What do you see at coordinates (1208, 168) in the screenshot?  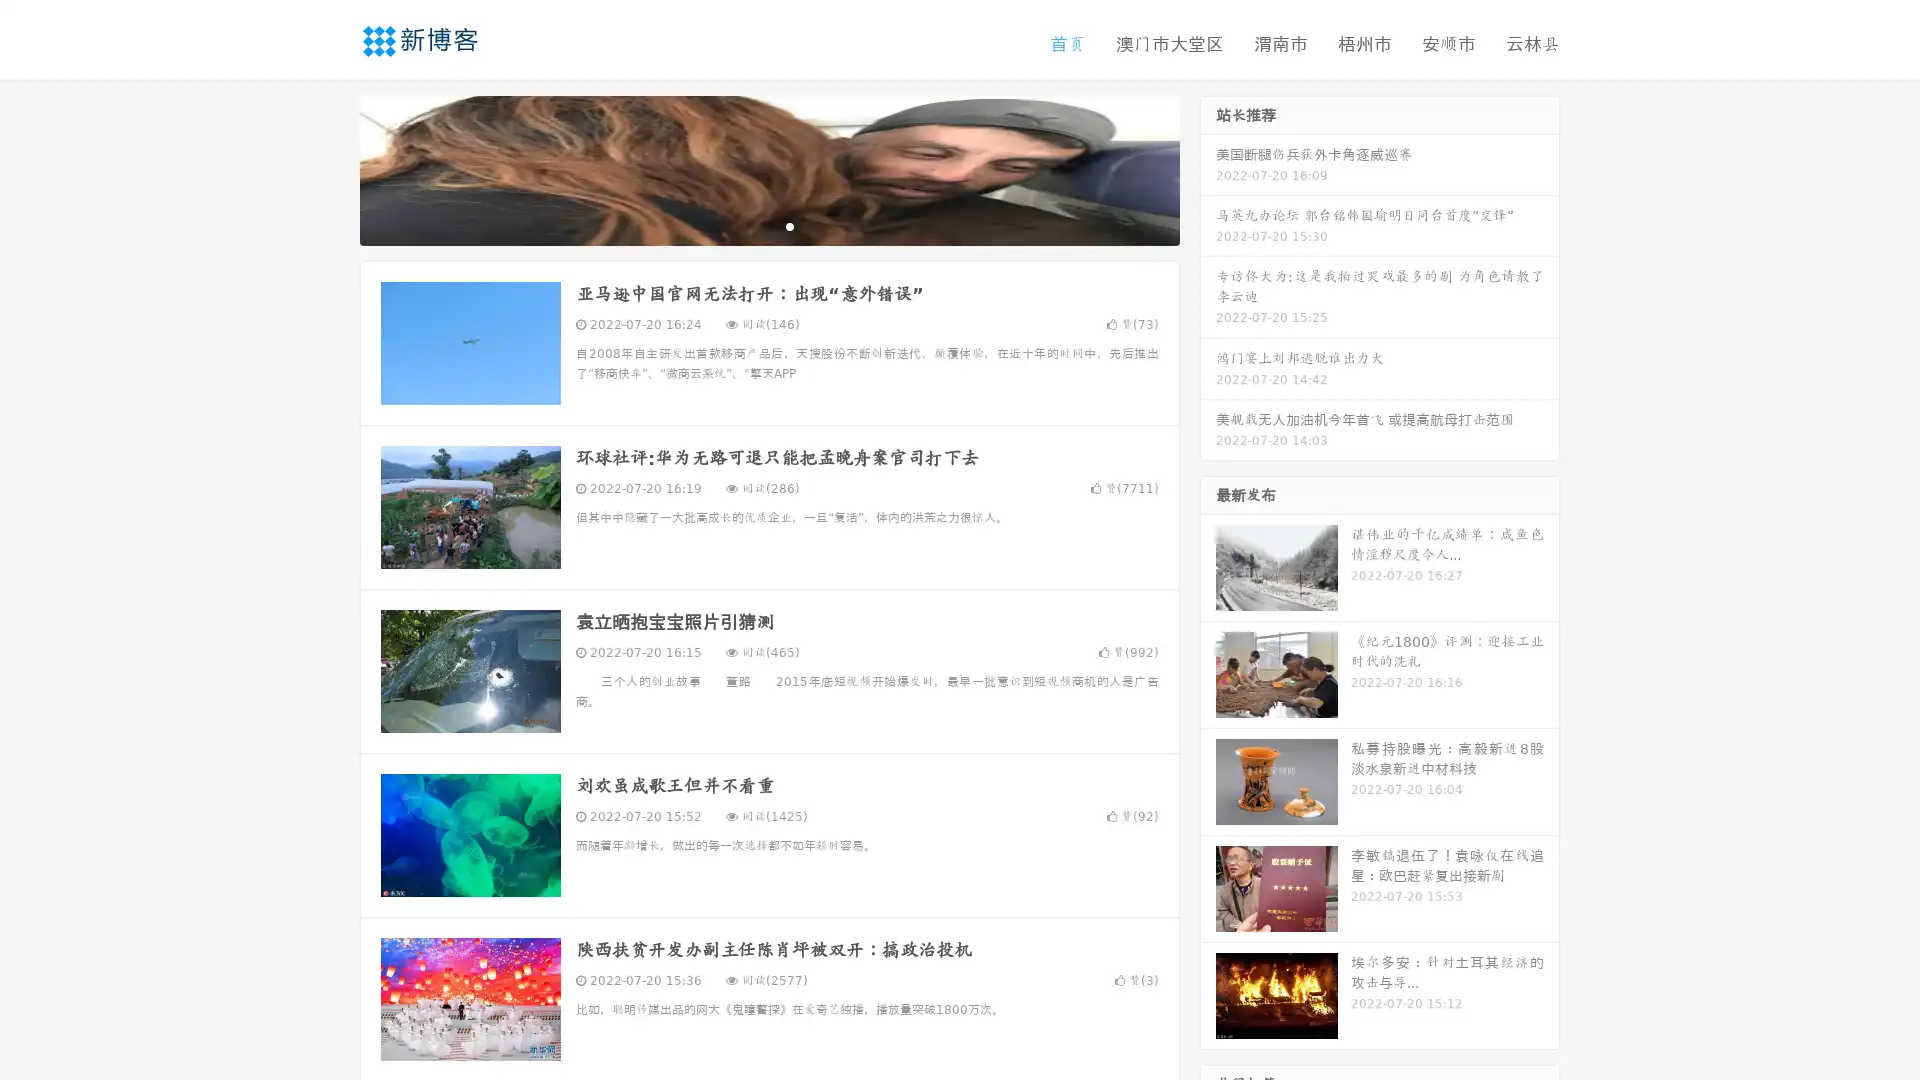 I see `Next slide` at bounding box center [1208, 168].